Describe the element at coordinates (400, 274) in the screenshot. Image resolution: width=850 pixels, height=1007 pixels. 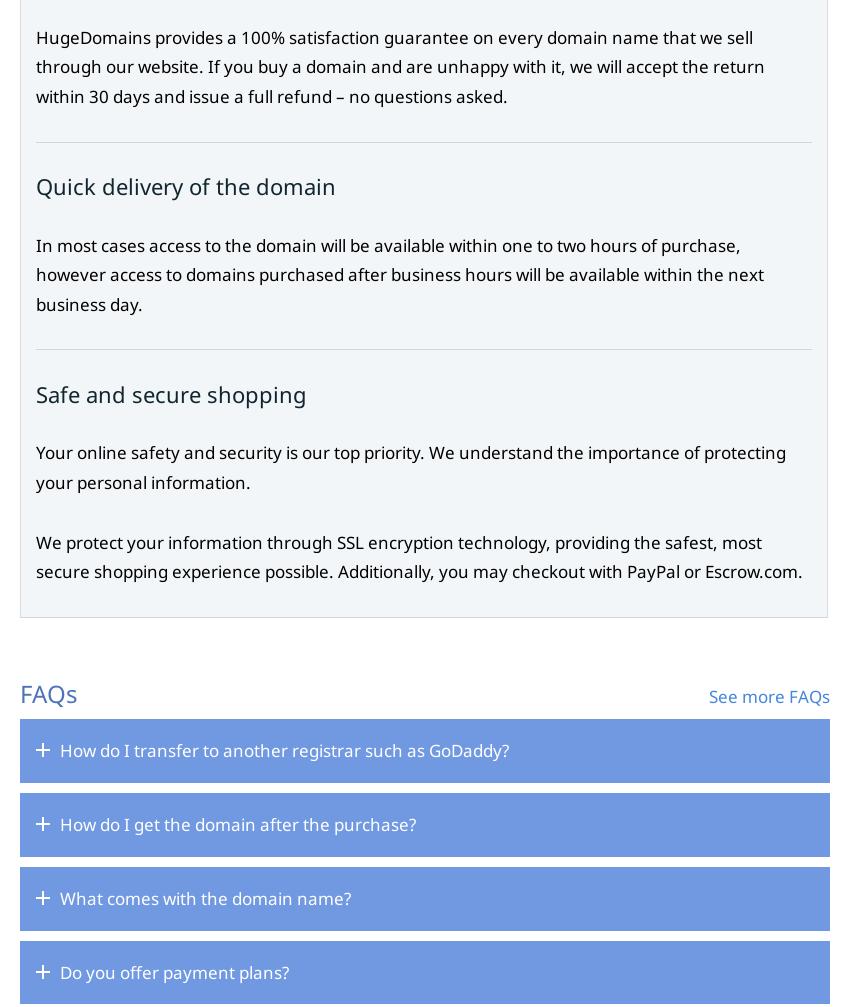
I see `'In most cases access to the domain will be available within one to two hours of purchase, however access to domains purchased after business hours will be available within the next business day.'` at that location.